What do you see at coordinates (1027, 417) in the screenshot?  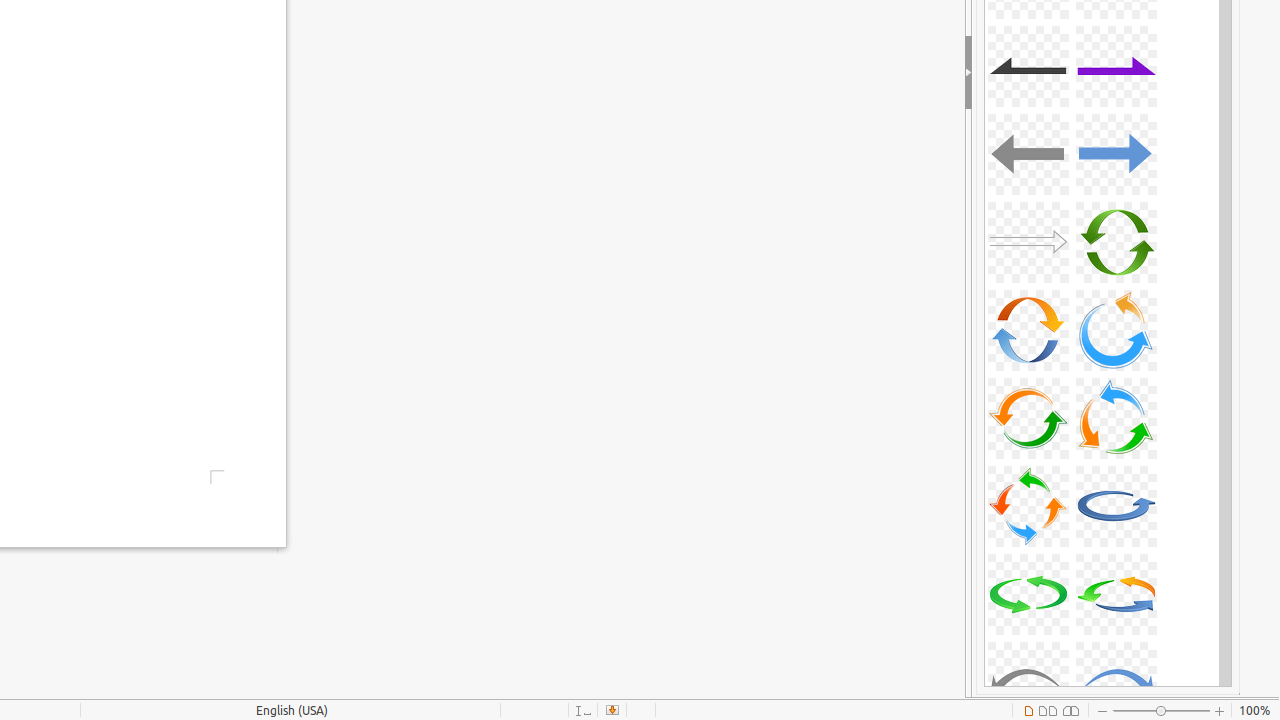 I see `'A17-CircleArrow'` at bounding box center [1027, 417].